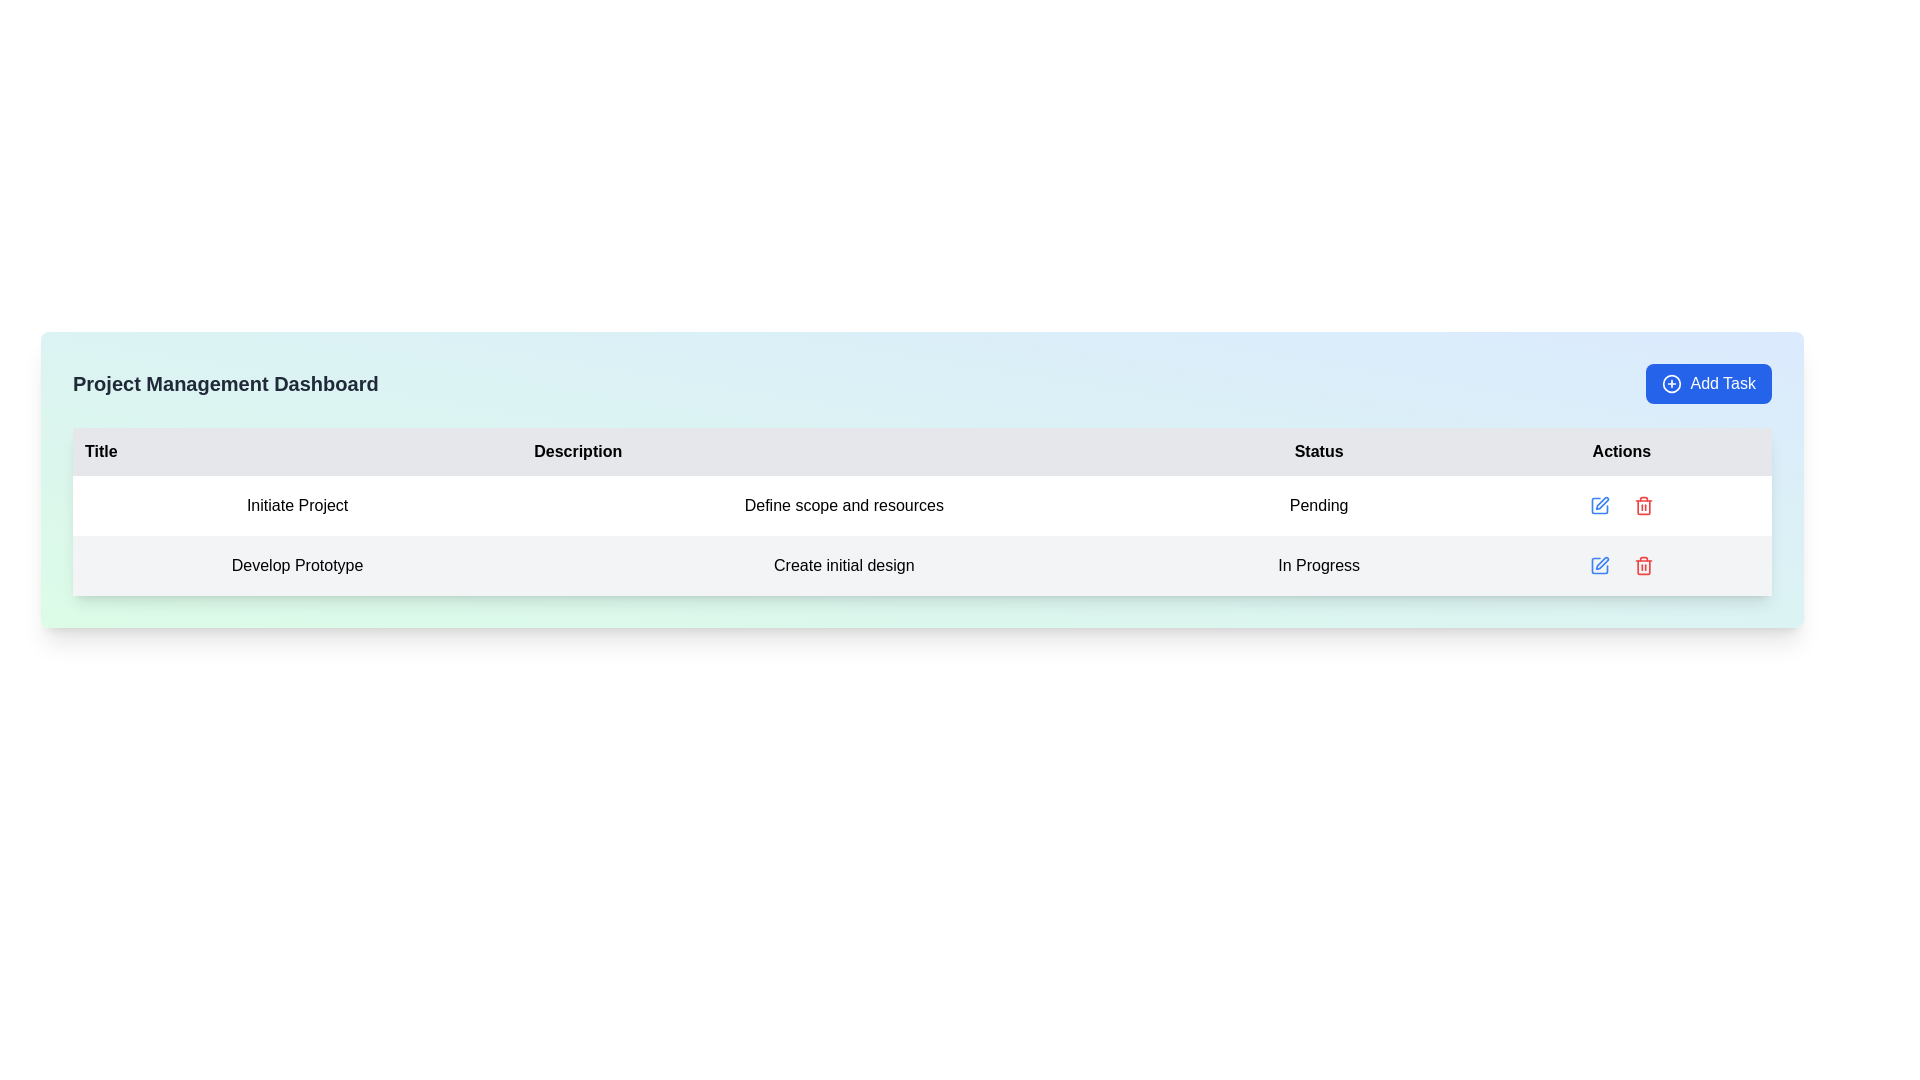  Describe the element at coordinates (1598, 504) in the screenshot. I see `the edit button located in the 'Actions' column of the first row of the projects table to change the icon color` at that location.